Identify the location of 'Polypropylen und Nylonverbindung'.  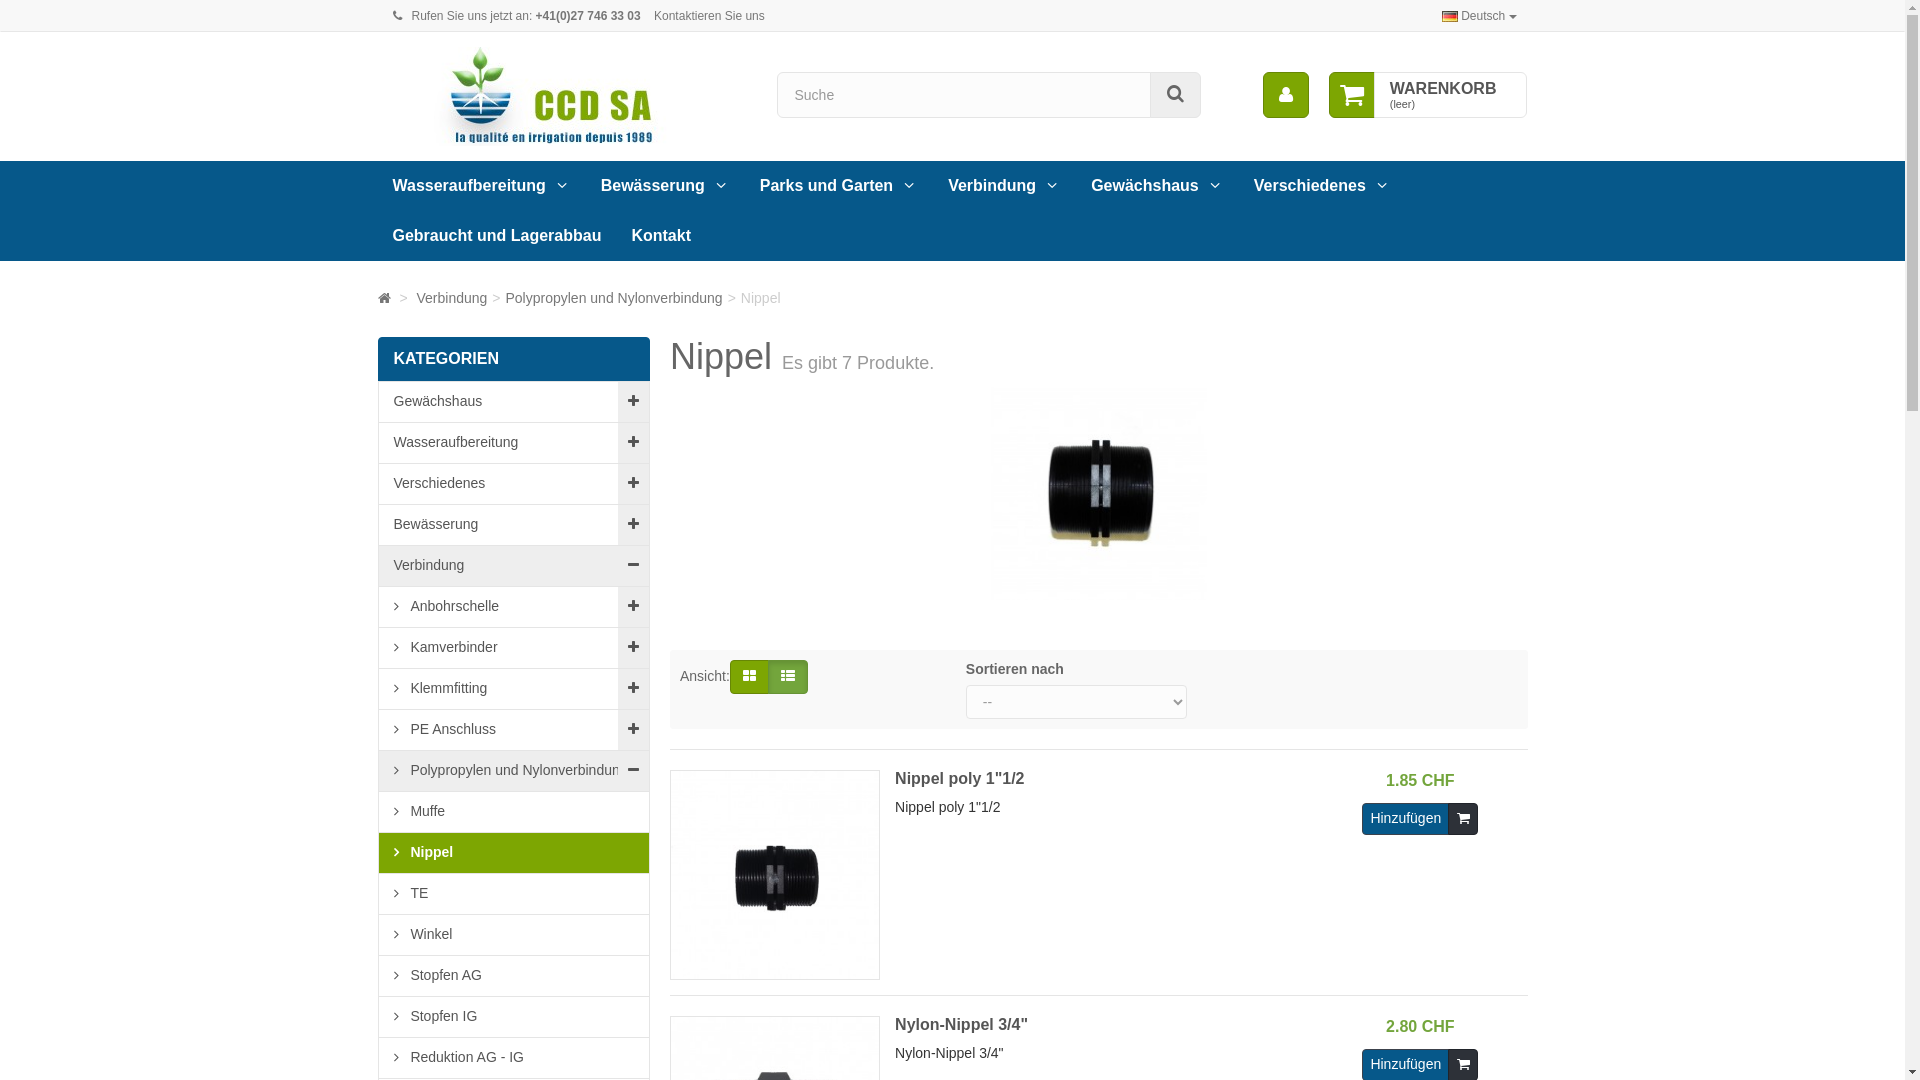
(613, 297).